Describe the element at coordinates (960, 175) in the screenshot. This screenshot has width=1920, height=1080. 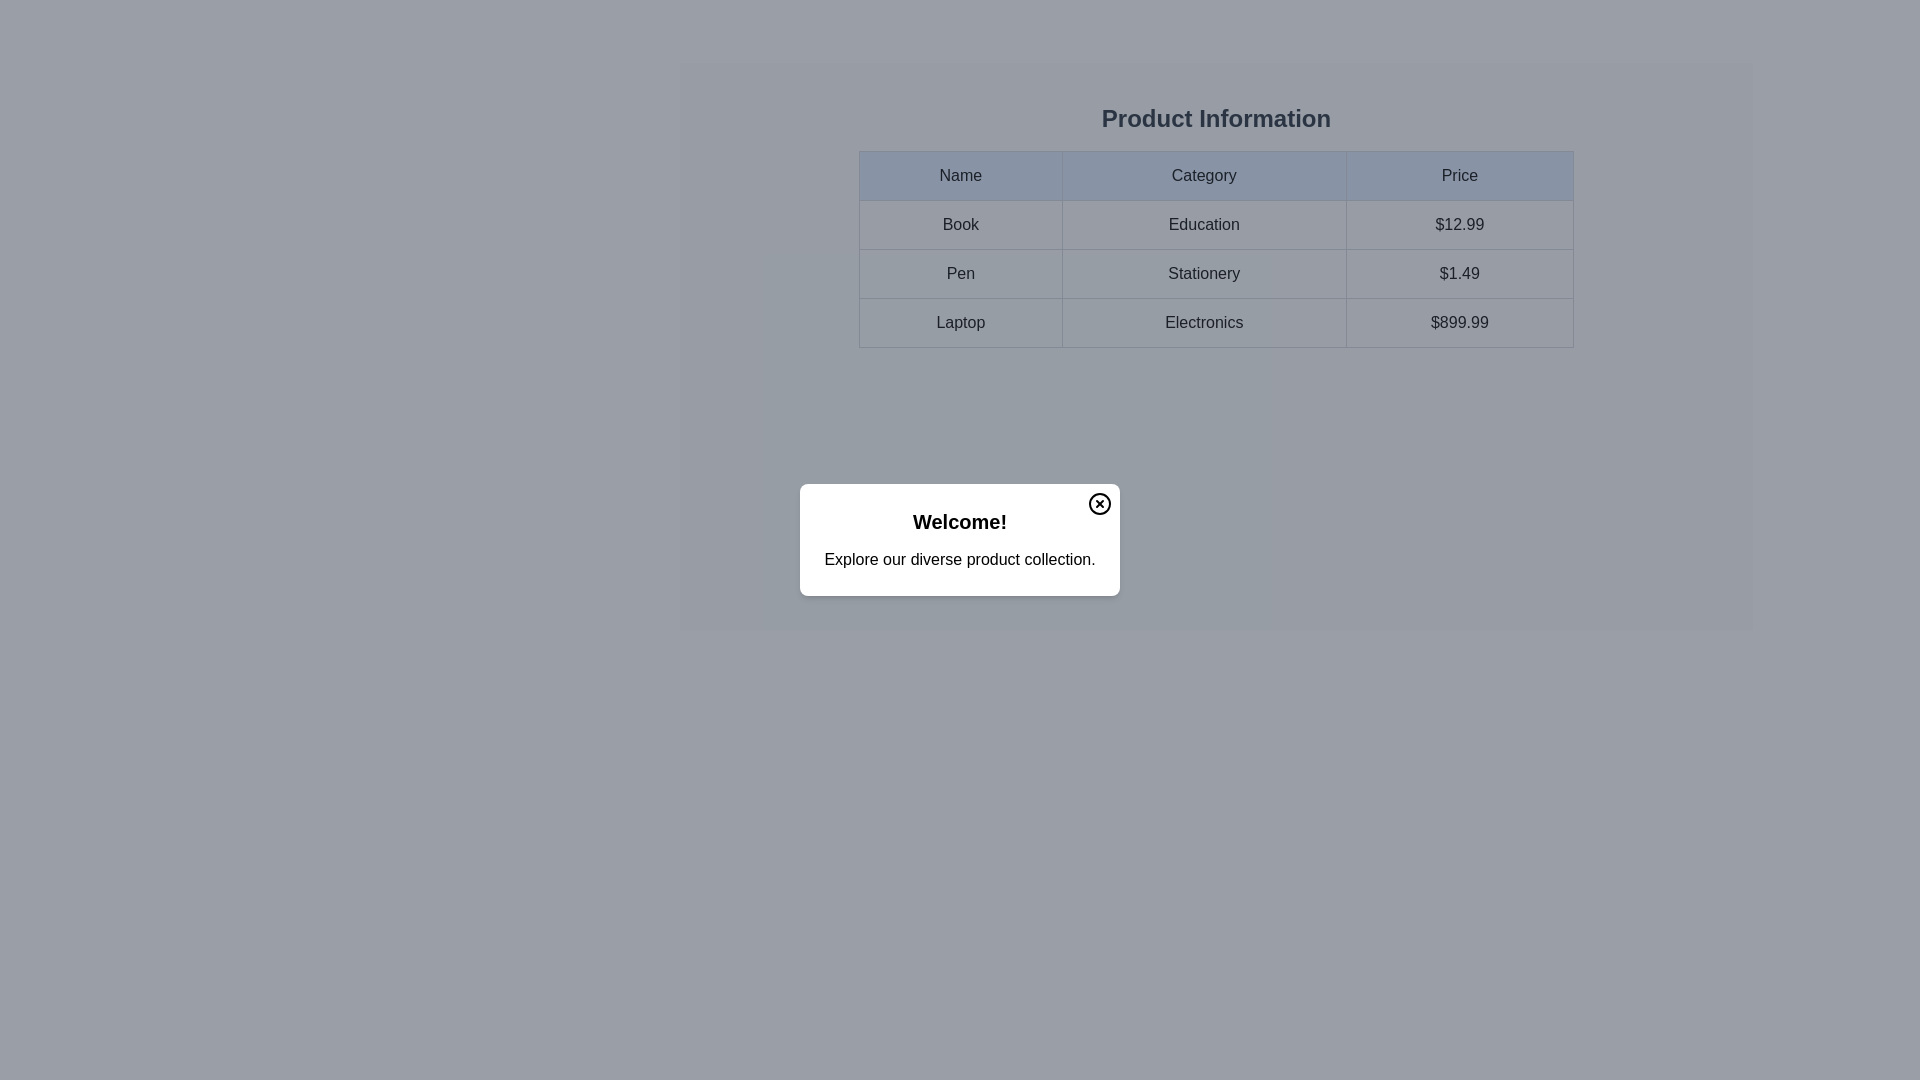
I see `text of the table header cell that labels the first column of the table, positioned to the left of the 'Category' header cell and above the column of item names` at that location.